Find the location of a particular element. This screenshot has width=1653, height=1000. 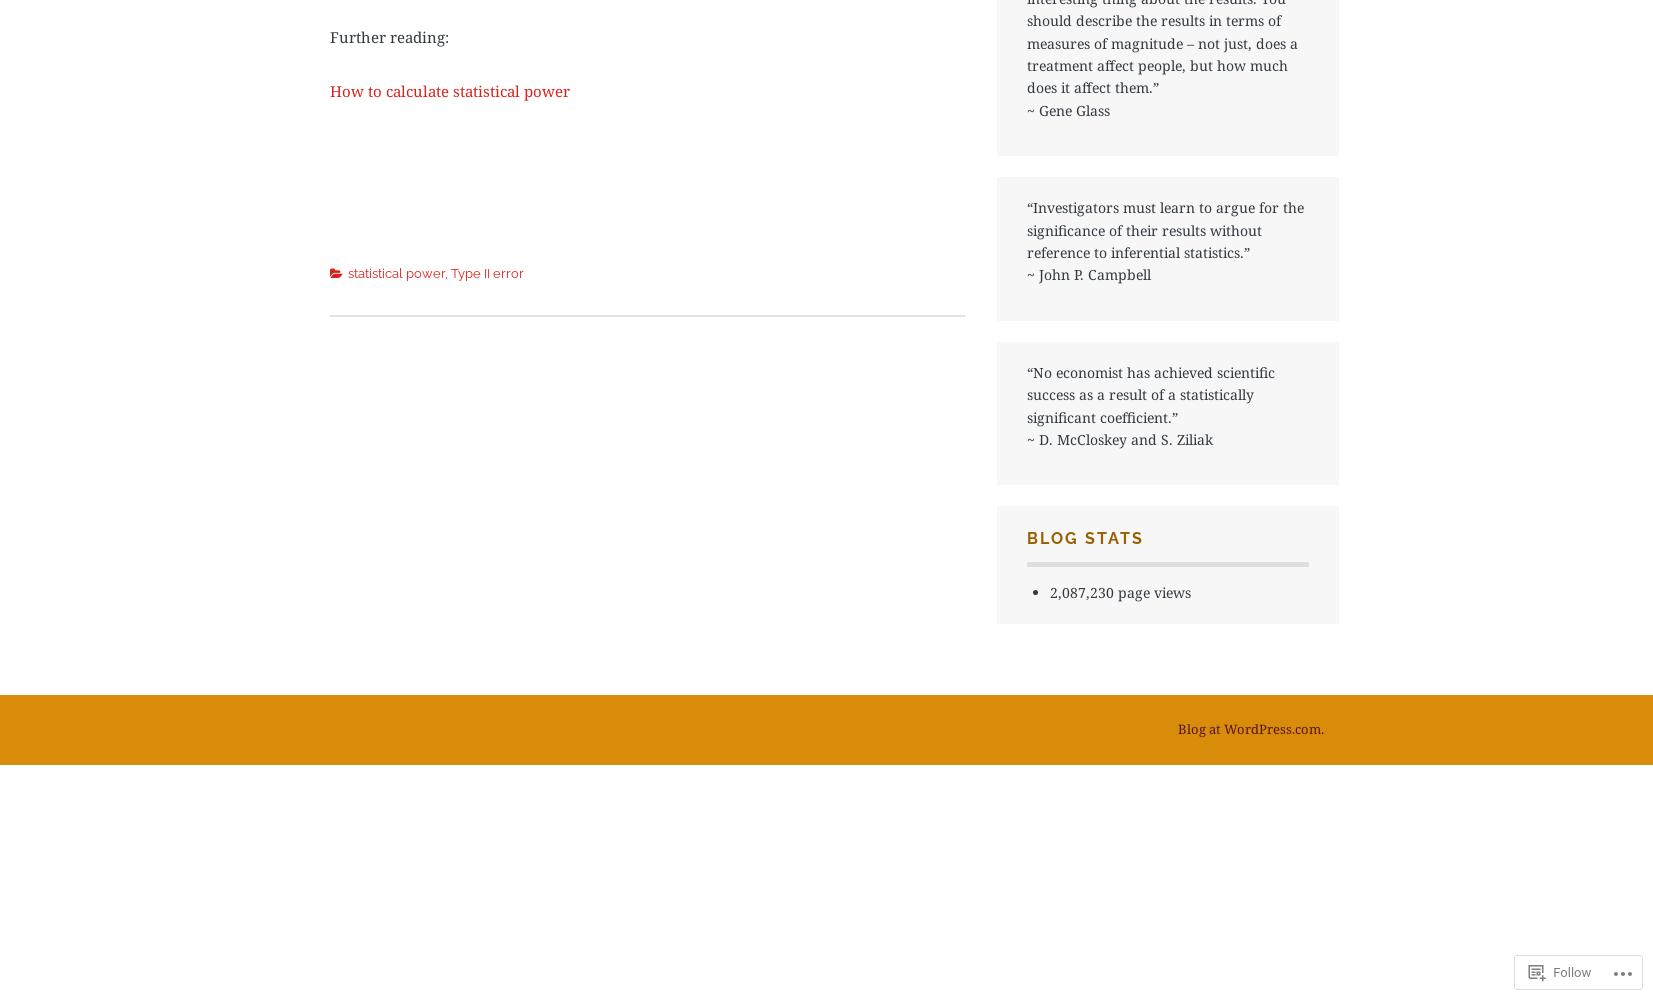

'~ D. McCloskey and S. Ziliak' is located at coordinates (1120, 438).